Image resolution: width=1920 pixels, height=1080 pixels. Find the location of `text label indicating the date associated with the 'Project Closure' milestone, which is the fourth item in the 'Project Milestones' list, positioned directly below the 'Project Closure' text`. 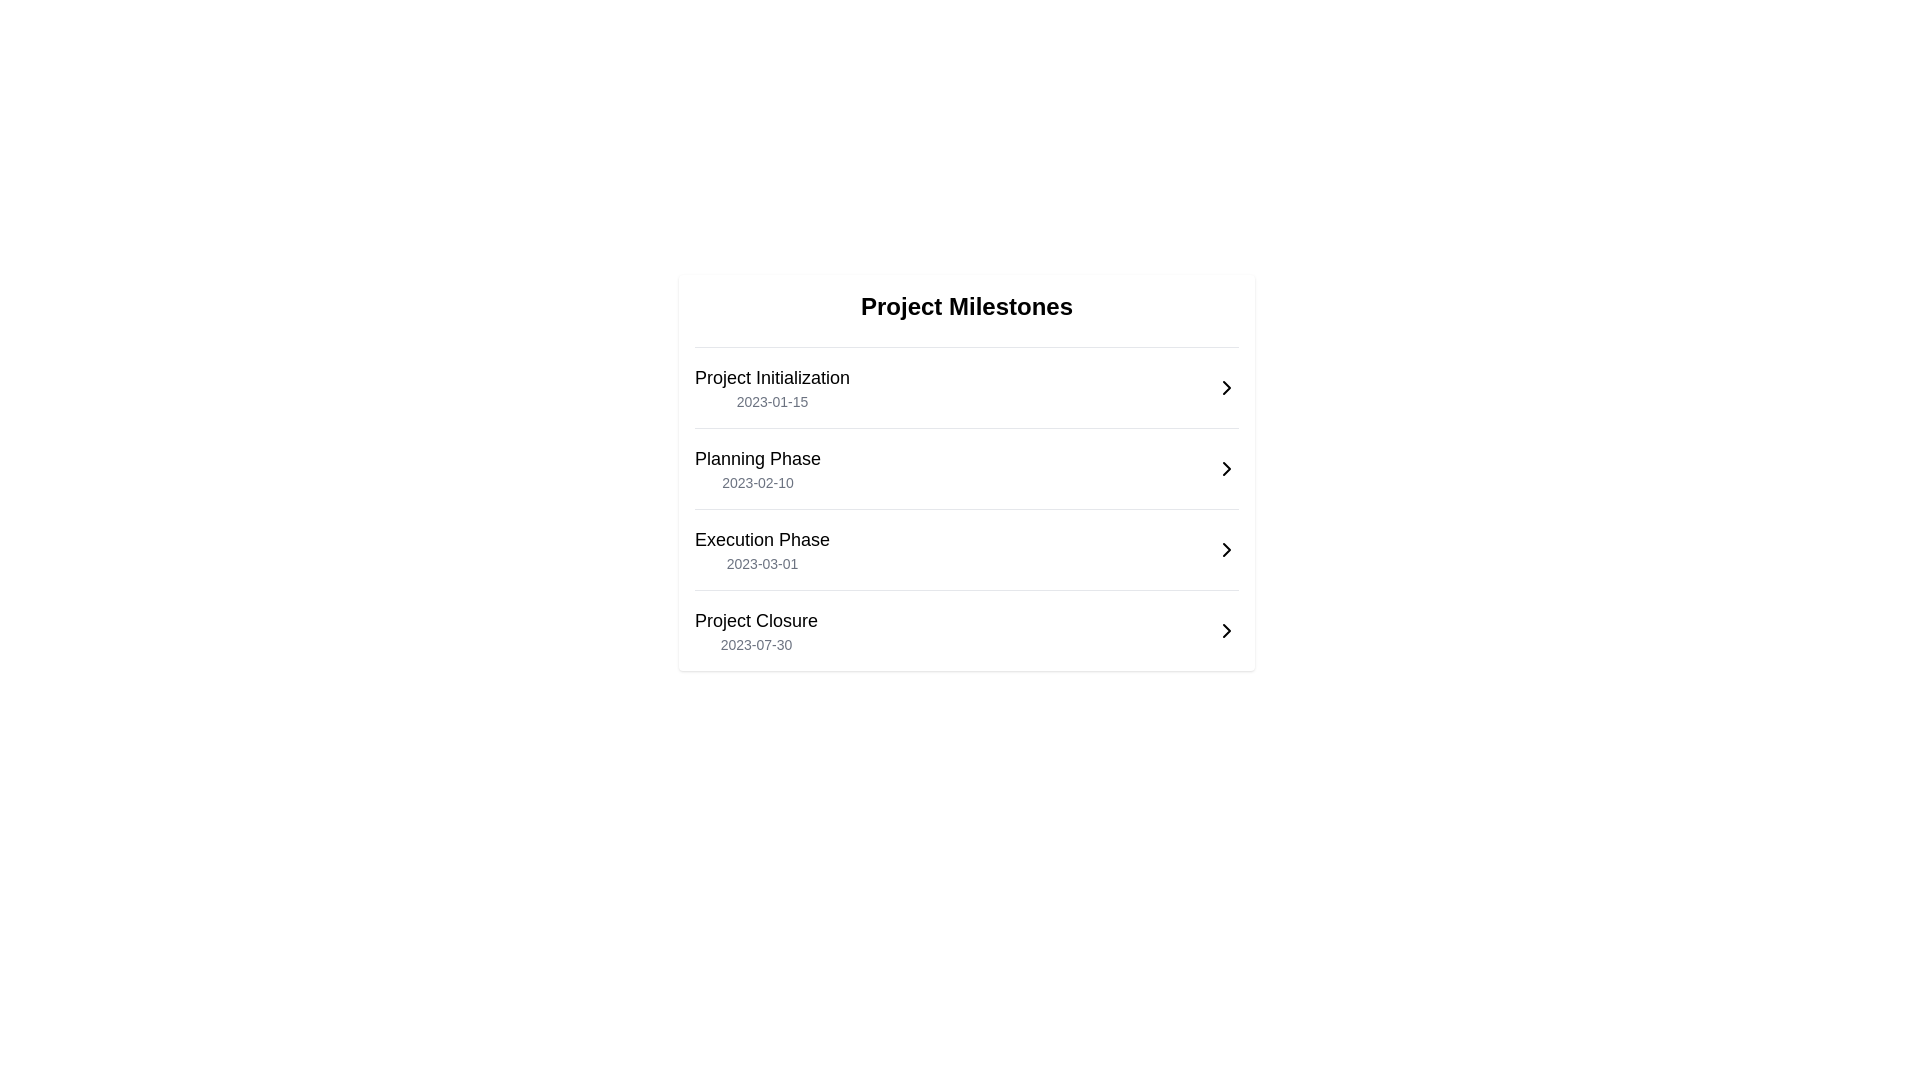

text label indicating the date associated with the 'Project Closure' milestone, which is the fourth item in the 'Project Milestones' list, positioned directly below the 'Project Closure' text is located at coordinates (755, 644).